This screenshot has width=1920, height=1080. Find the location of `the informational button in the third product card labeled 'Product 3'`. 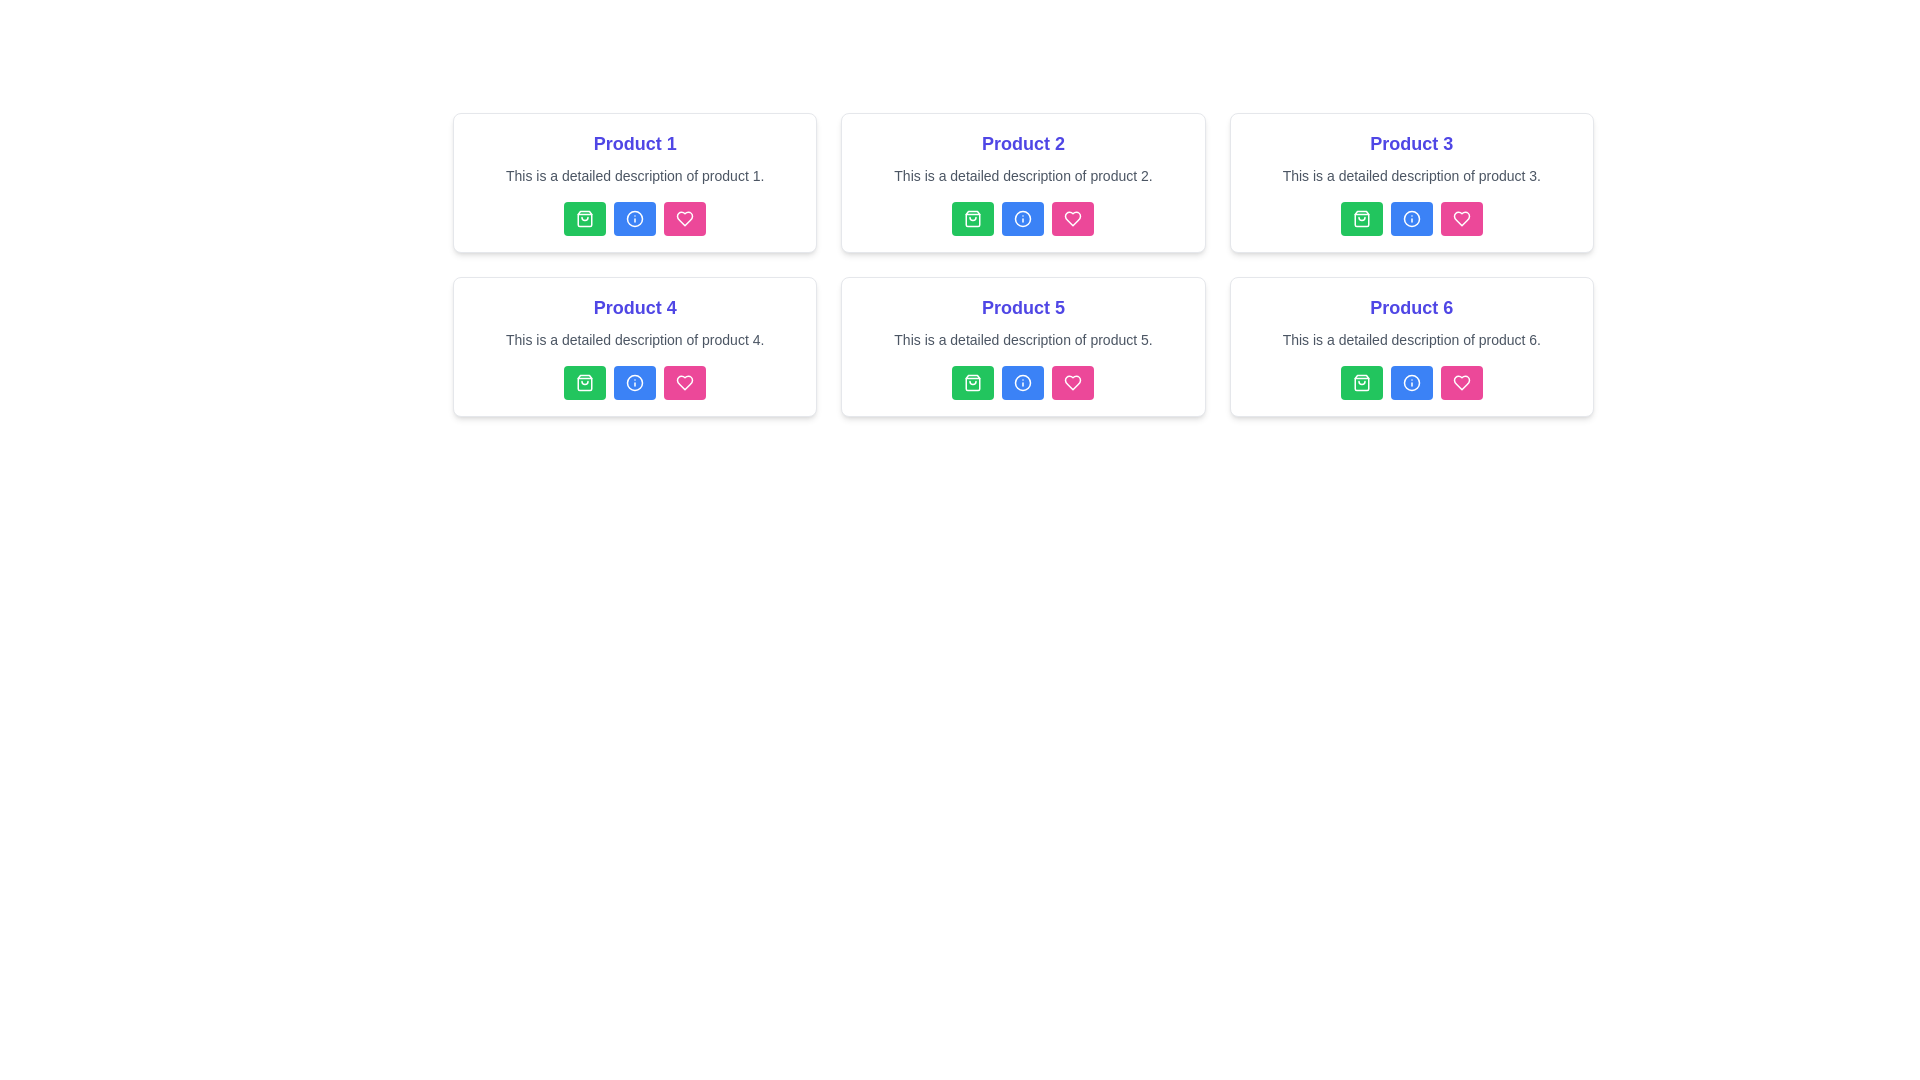

the informational button in the third product card labeled 'Product 3' is located at coordinates (1410, 219).